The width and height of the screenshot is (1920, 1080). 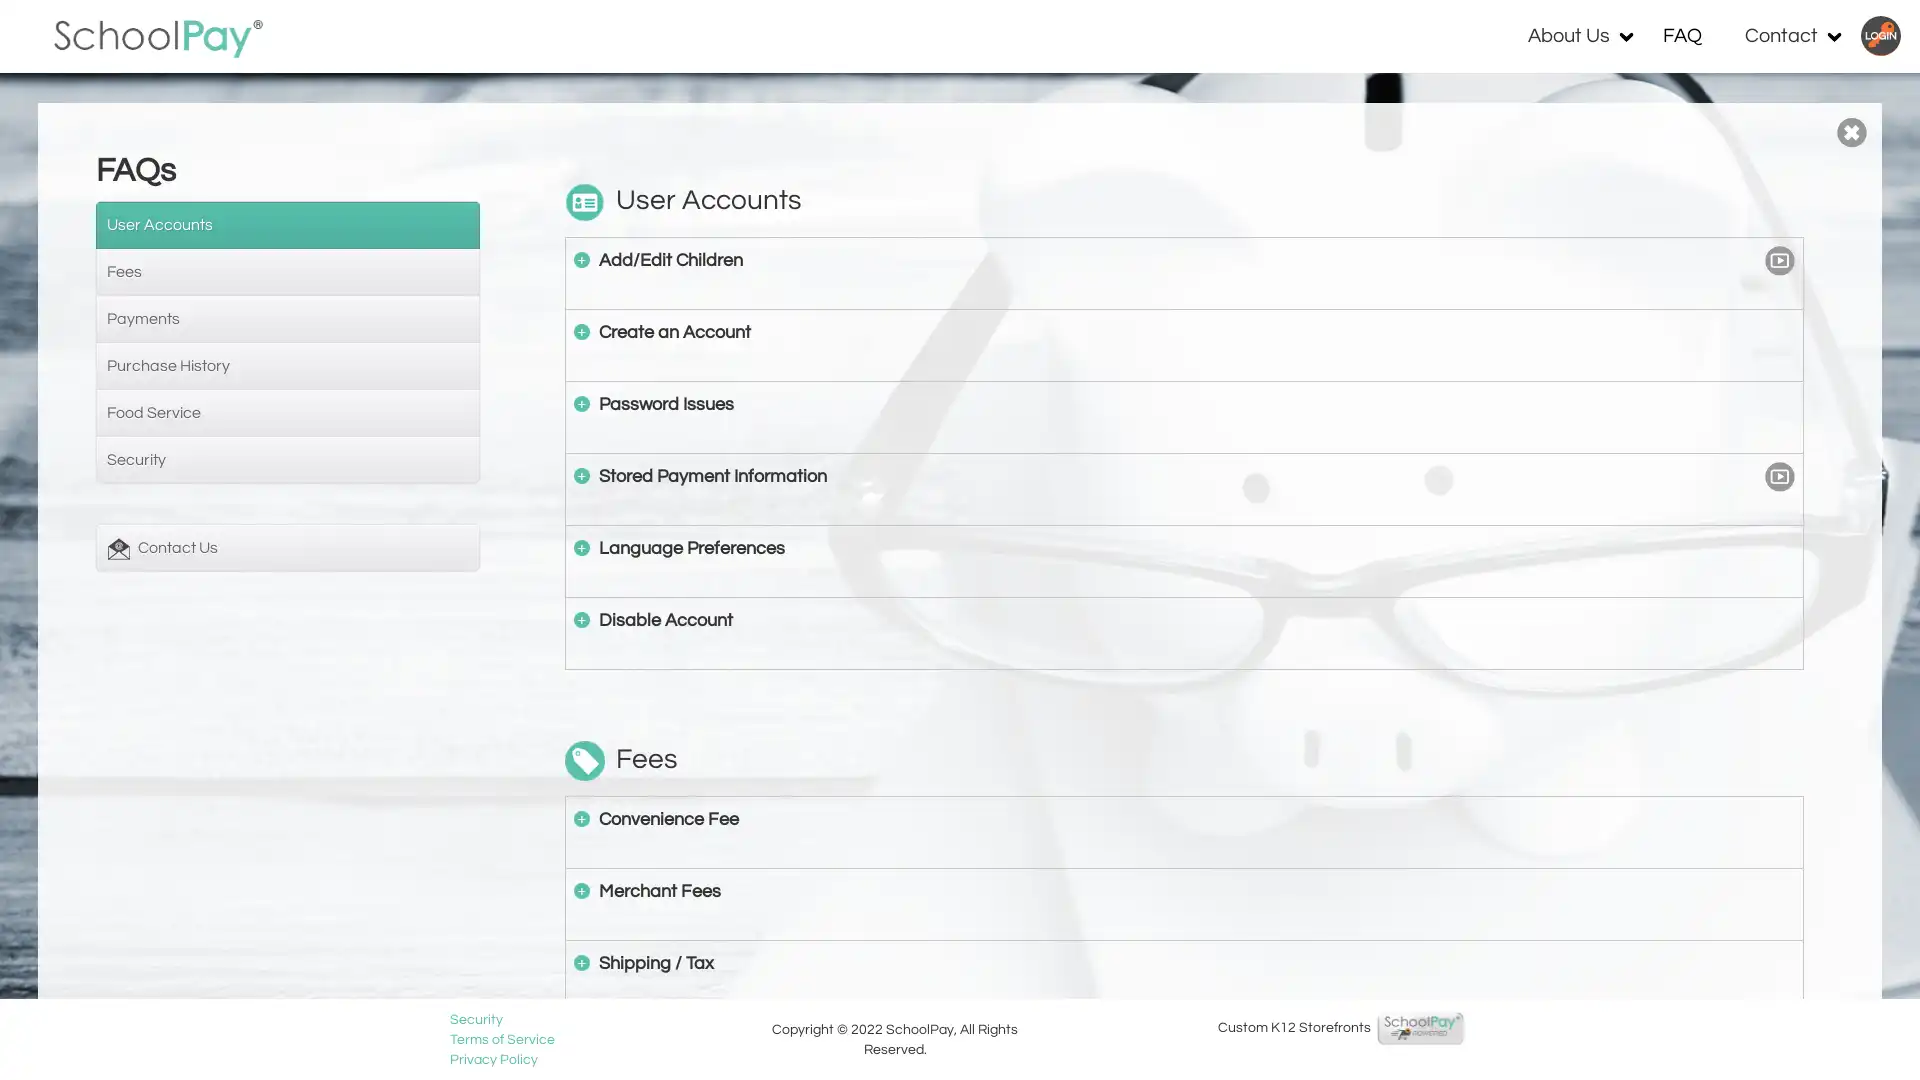 I want to click on Merchant Fees, so click(x=580, y=889).